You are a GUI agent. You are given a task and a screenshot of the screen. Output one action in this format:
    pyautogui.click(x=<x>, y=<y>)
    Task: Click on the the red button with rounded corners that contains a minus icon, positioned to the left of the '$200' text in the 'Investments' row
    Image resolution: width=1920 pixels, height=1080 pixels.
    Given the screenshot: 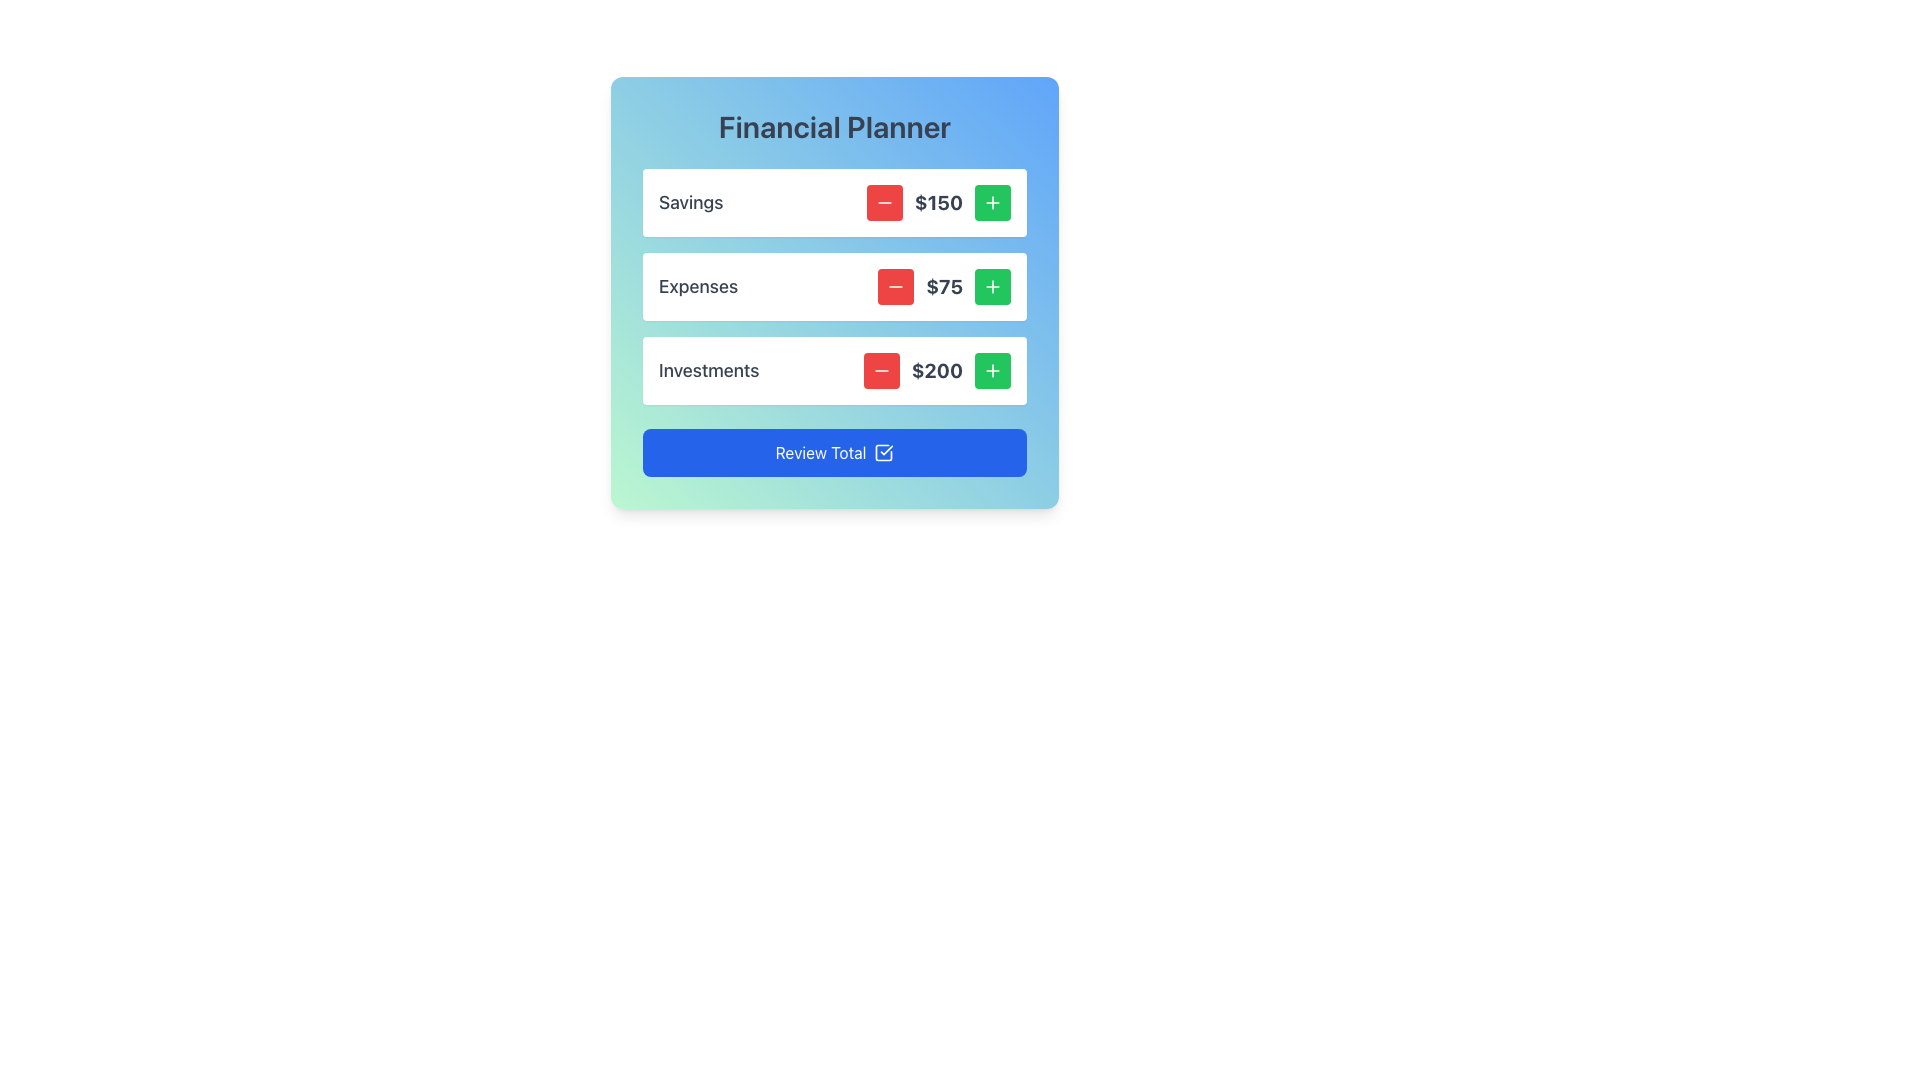 What is the action you would take?
    pyautogui.click(x=880, y=370)
    